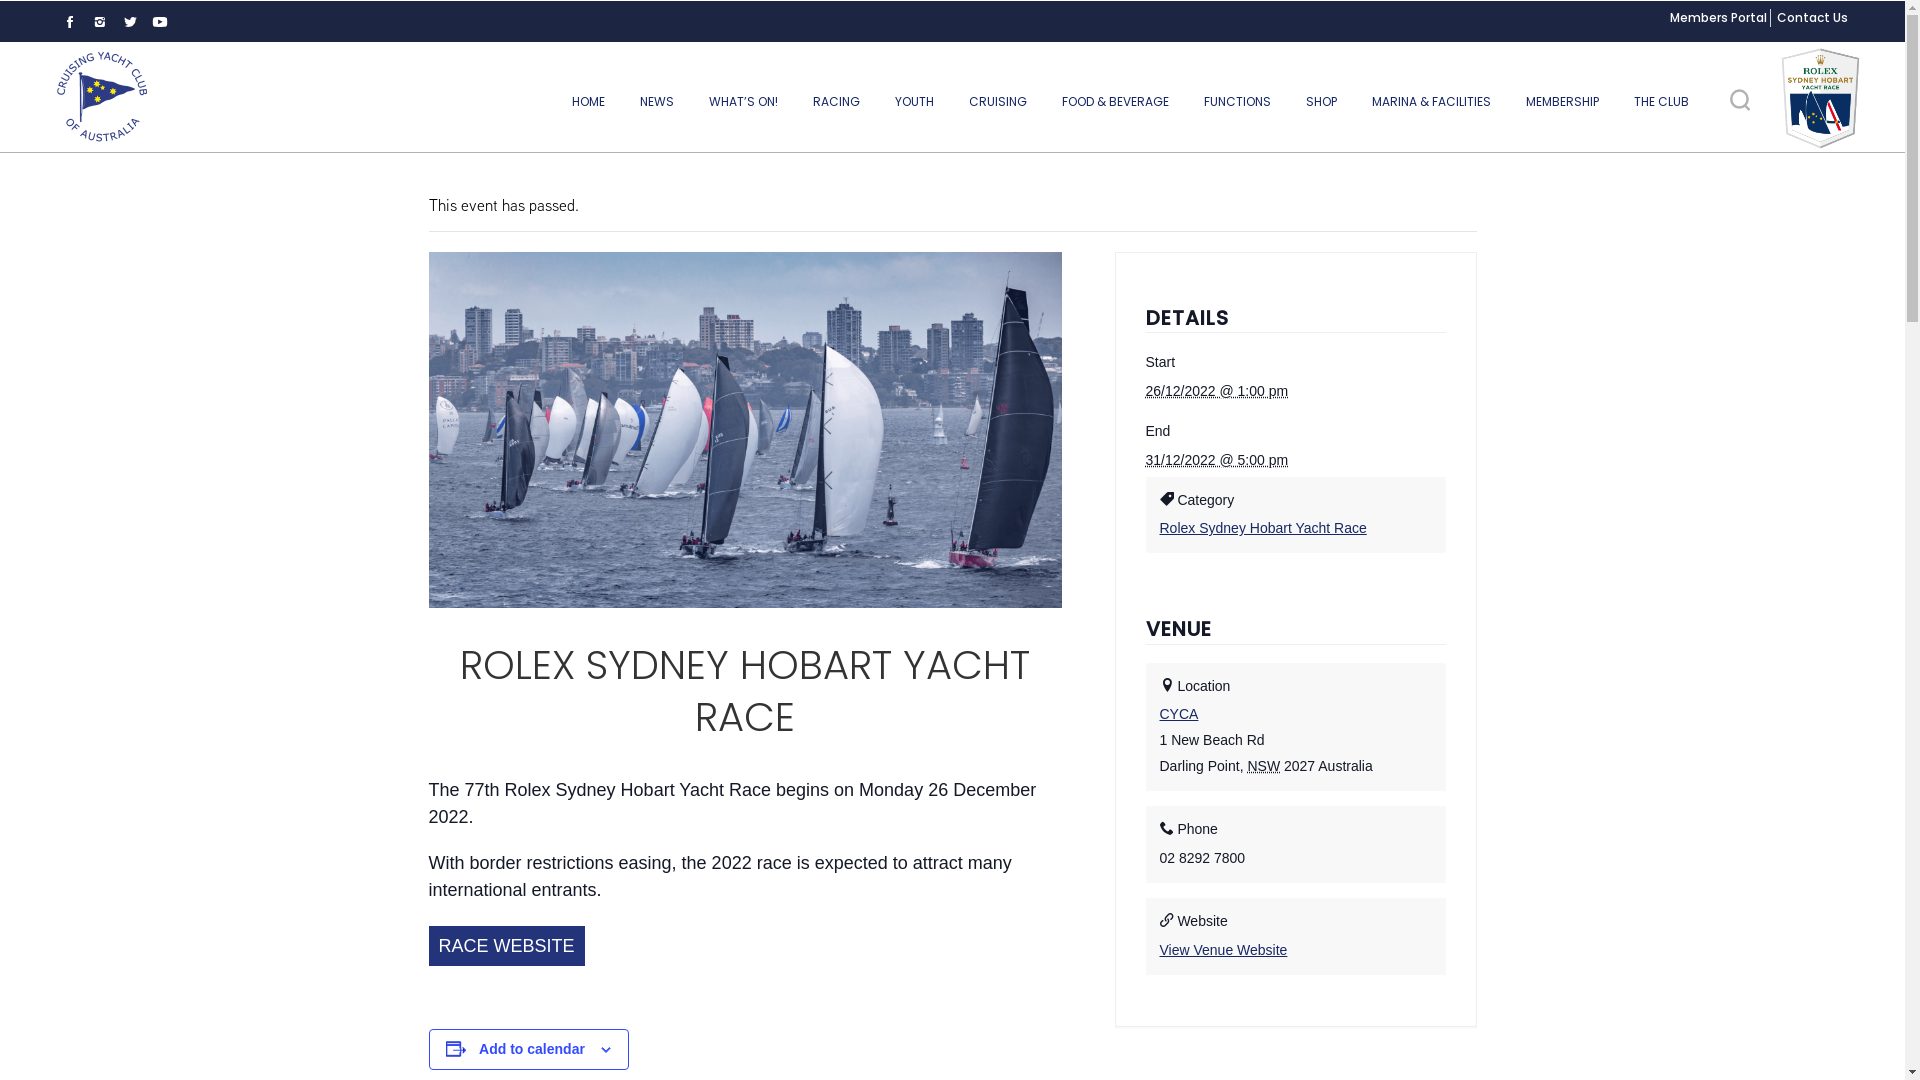 The width and height of the screenshot is (1920, 1080). I want to click on 'NEWS', so click(657, 101).